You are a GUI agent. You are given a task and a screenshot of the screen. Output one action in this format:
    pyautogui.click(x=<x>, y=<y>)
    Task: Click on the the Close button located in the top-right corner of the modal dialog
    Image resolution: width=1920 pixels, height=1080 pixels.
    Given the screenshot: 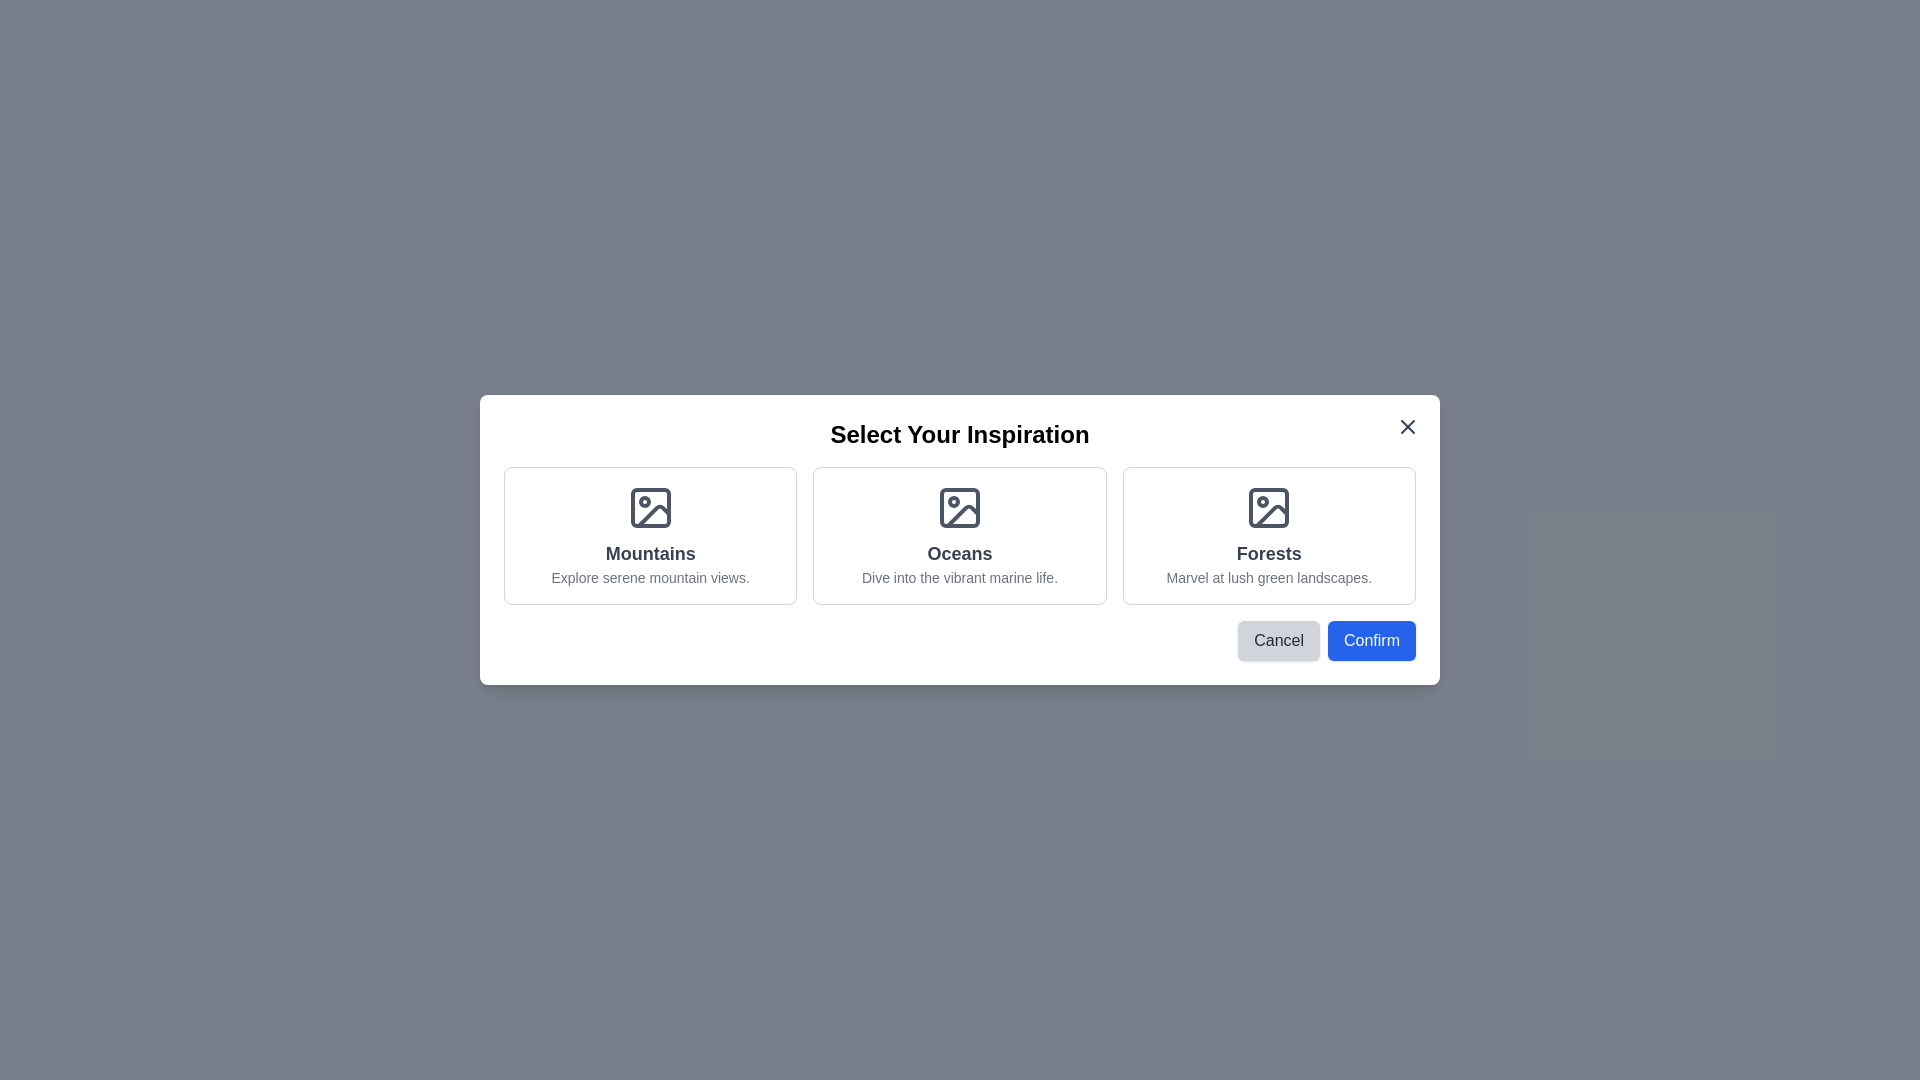 What is the action you would take?
    pyautogui.click(x=1406, y=426)
    